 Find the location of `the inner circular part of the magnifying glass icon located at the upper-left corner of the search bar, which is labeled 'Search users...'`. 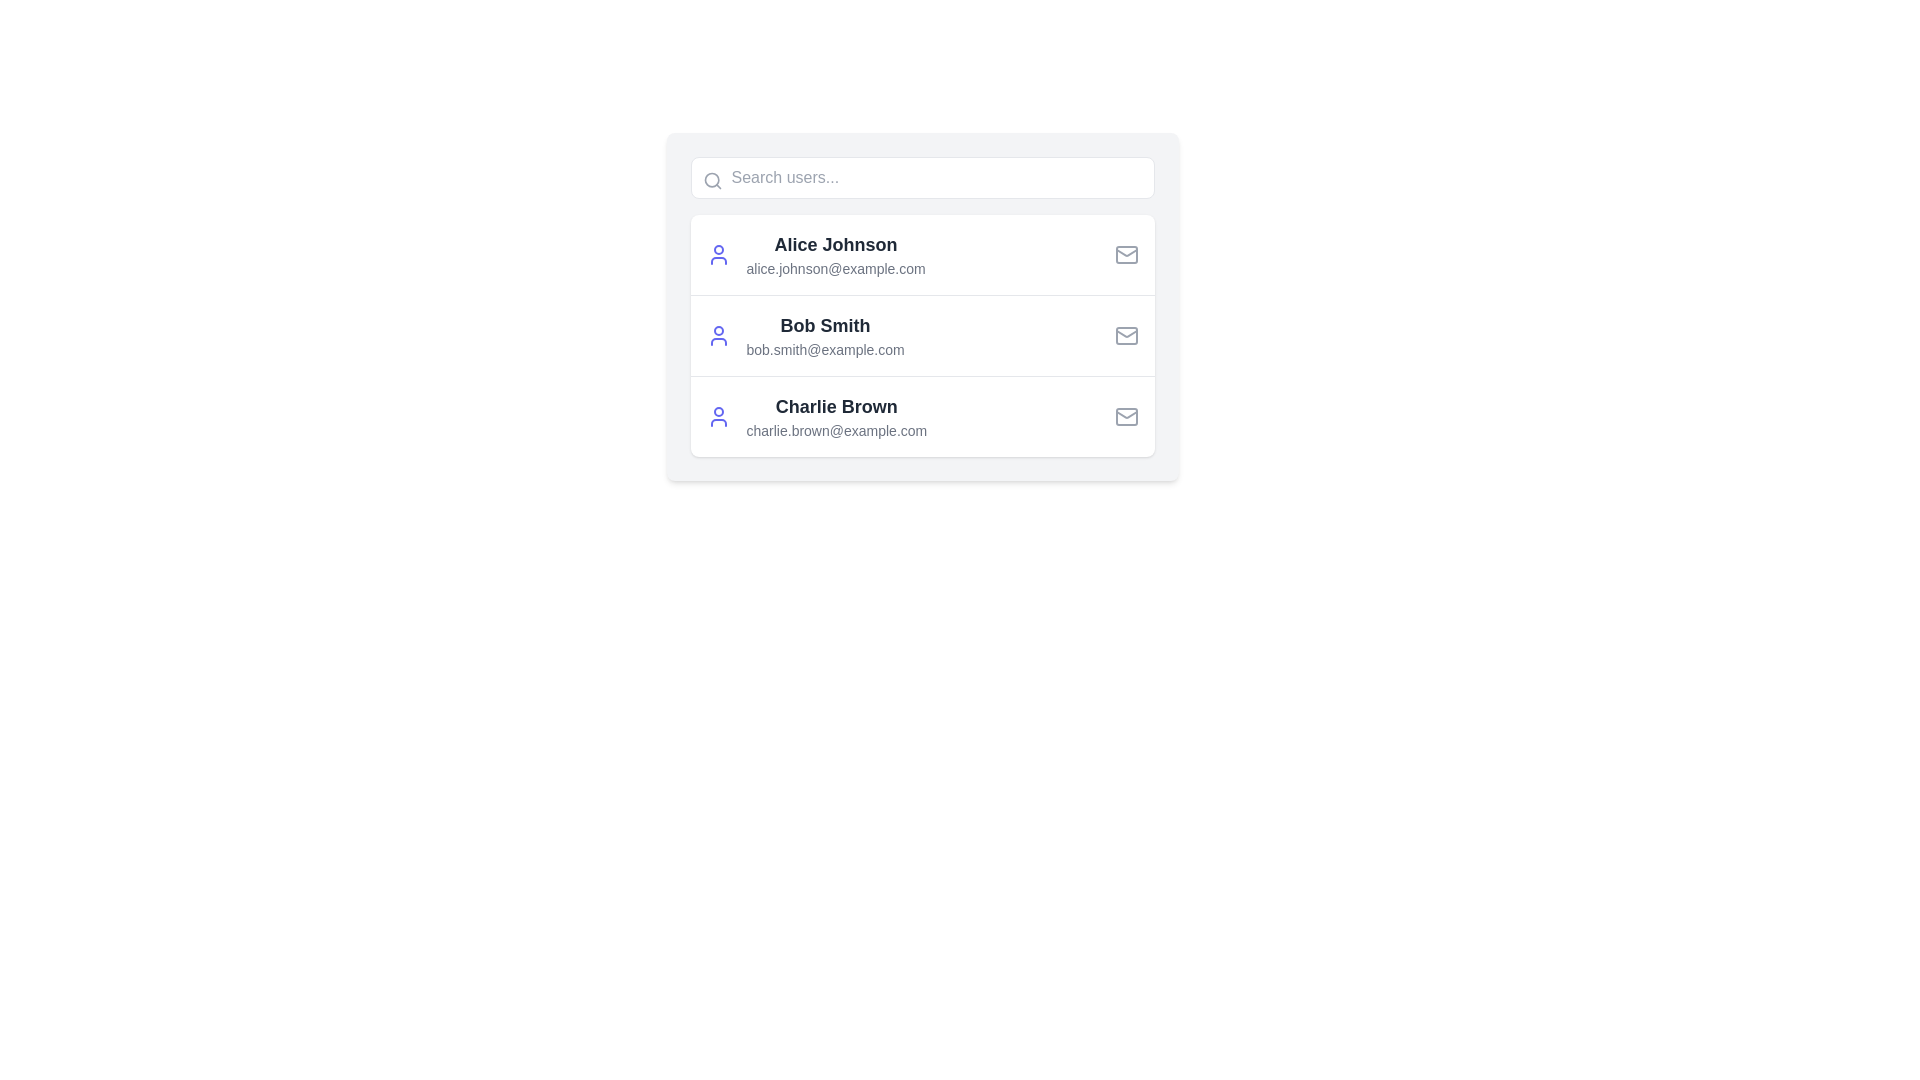

the inner circular part of the magnifying glass icon located at the upper-left corner of the search bar, which is labeled 'Search users...' is located at coordinates (711, 180).